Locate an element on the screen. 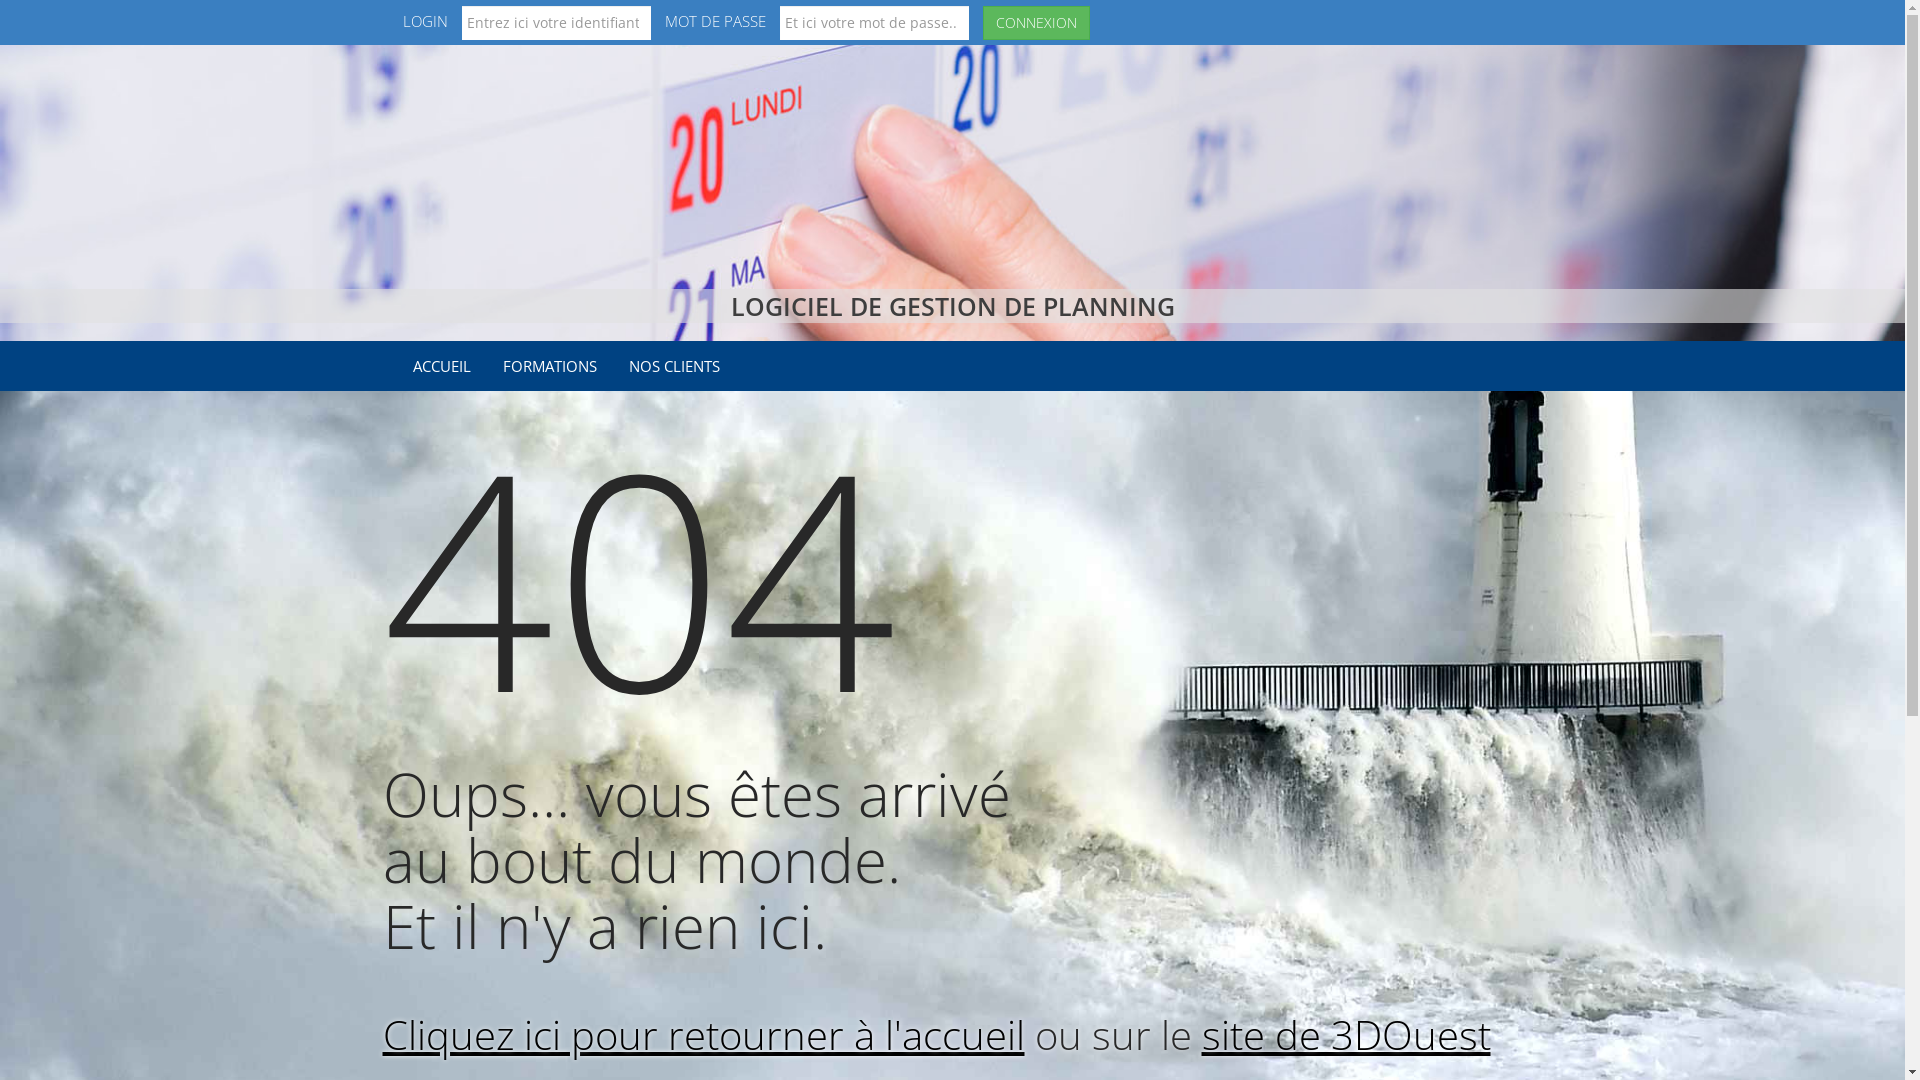  'NOS CLIENTS' is located at coordinates (674, 366).